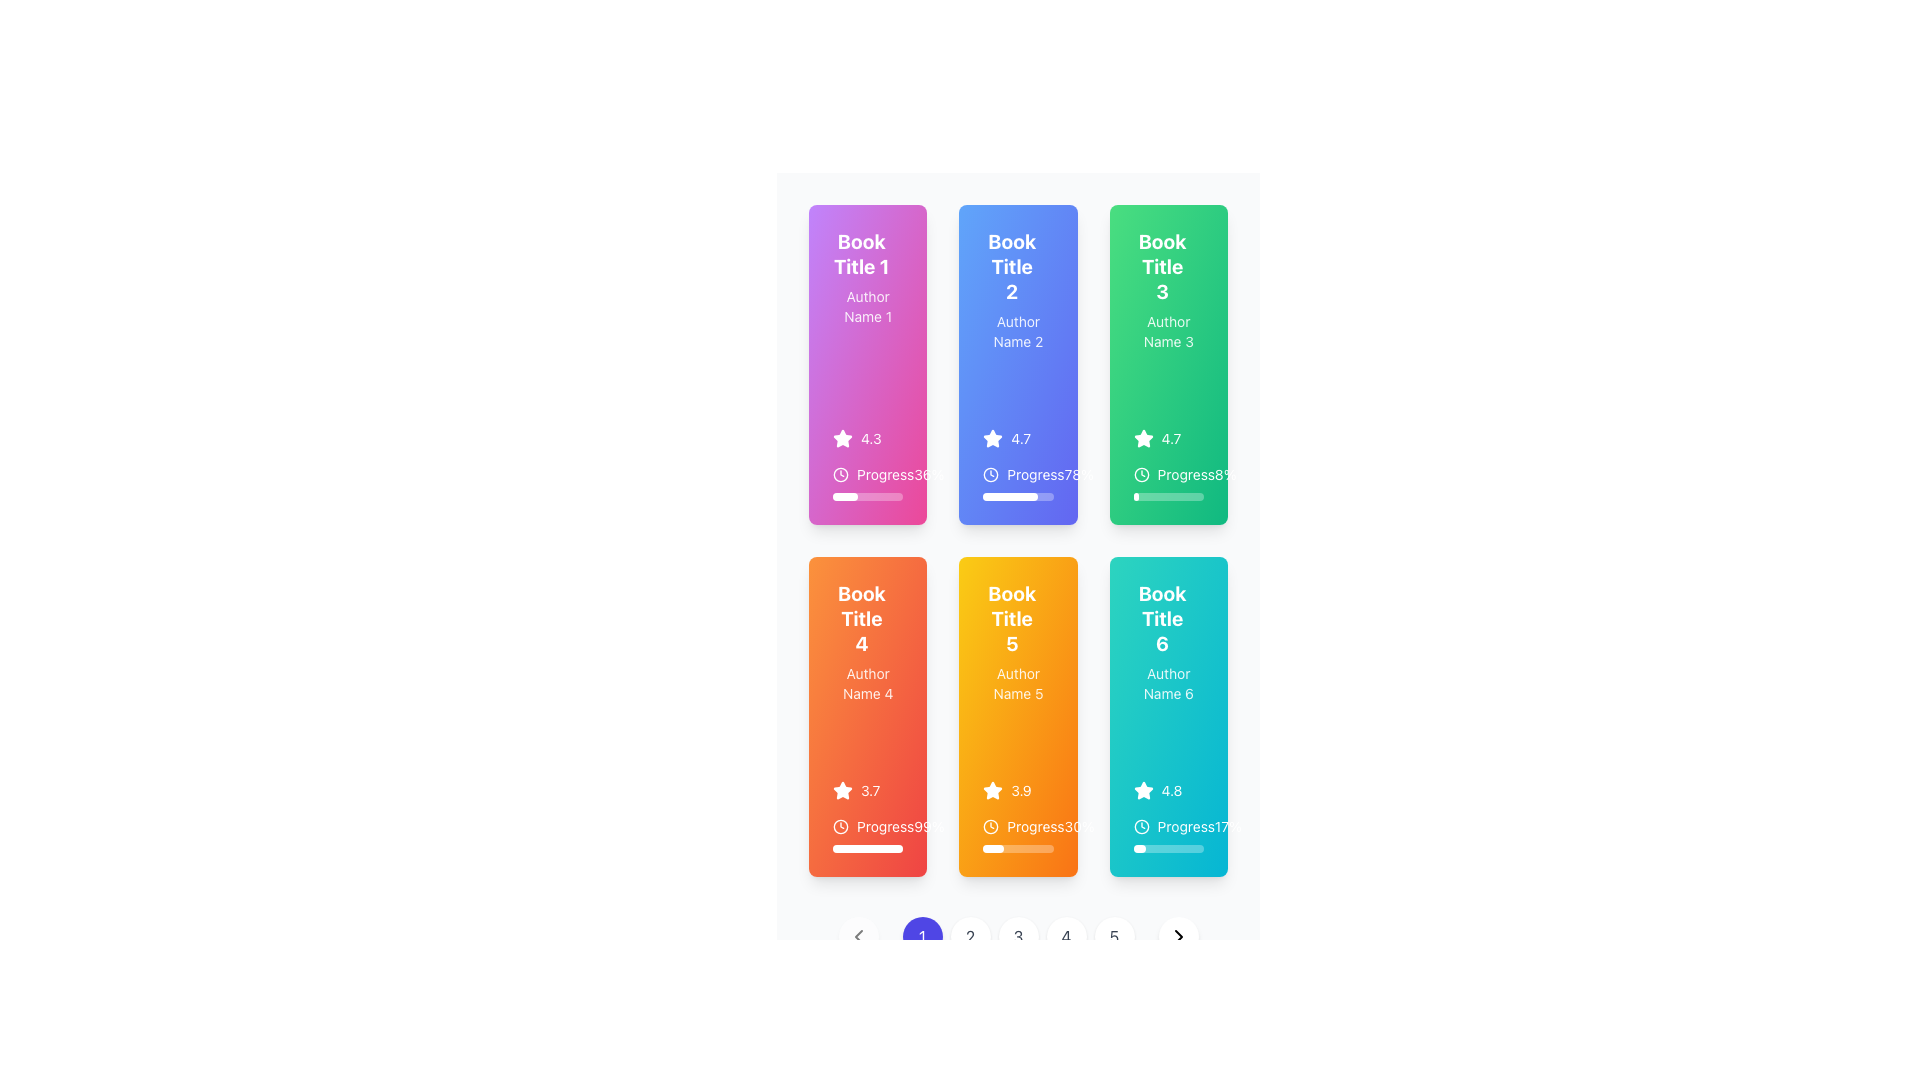  Describe the element at coordinates (1018, 474) in the screenshot. I see `the Text display element showing 'Progress 78%' with a clock-like icon, located in the second card of the top row titled 'Book Title 2'` at that location.